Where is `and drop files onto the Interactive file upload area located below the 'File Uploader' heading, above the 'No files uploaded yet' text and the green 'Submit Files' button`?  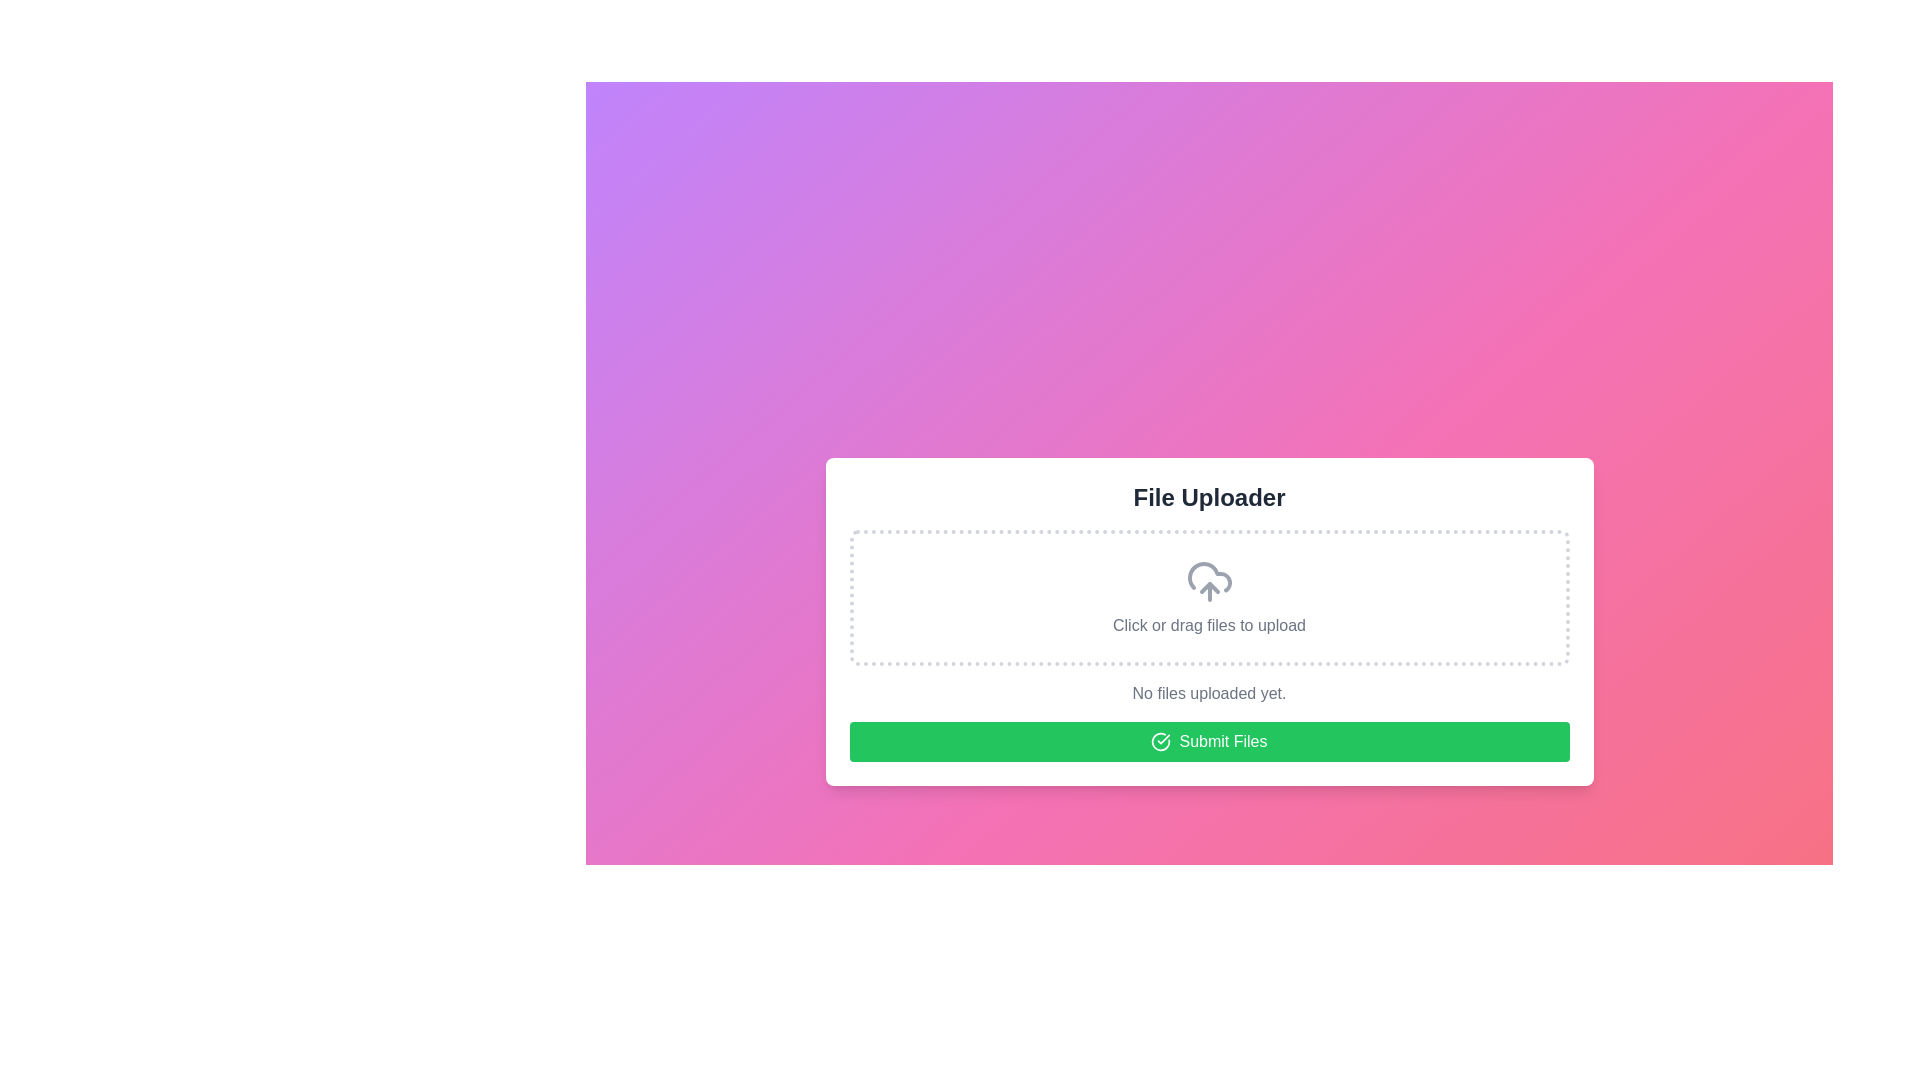 and drop files onto the Interactive file upload area located below the 'File Uploader' heading, above the 'No files uploaded yet' text and the green 'Submit Files' button is located at coordinates (1208, 596).